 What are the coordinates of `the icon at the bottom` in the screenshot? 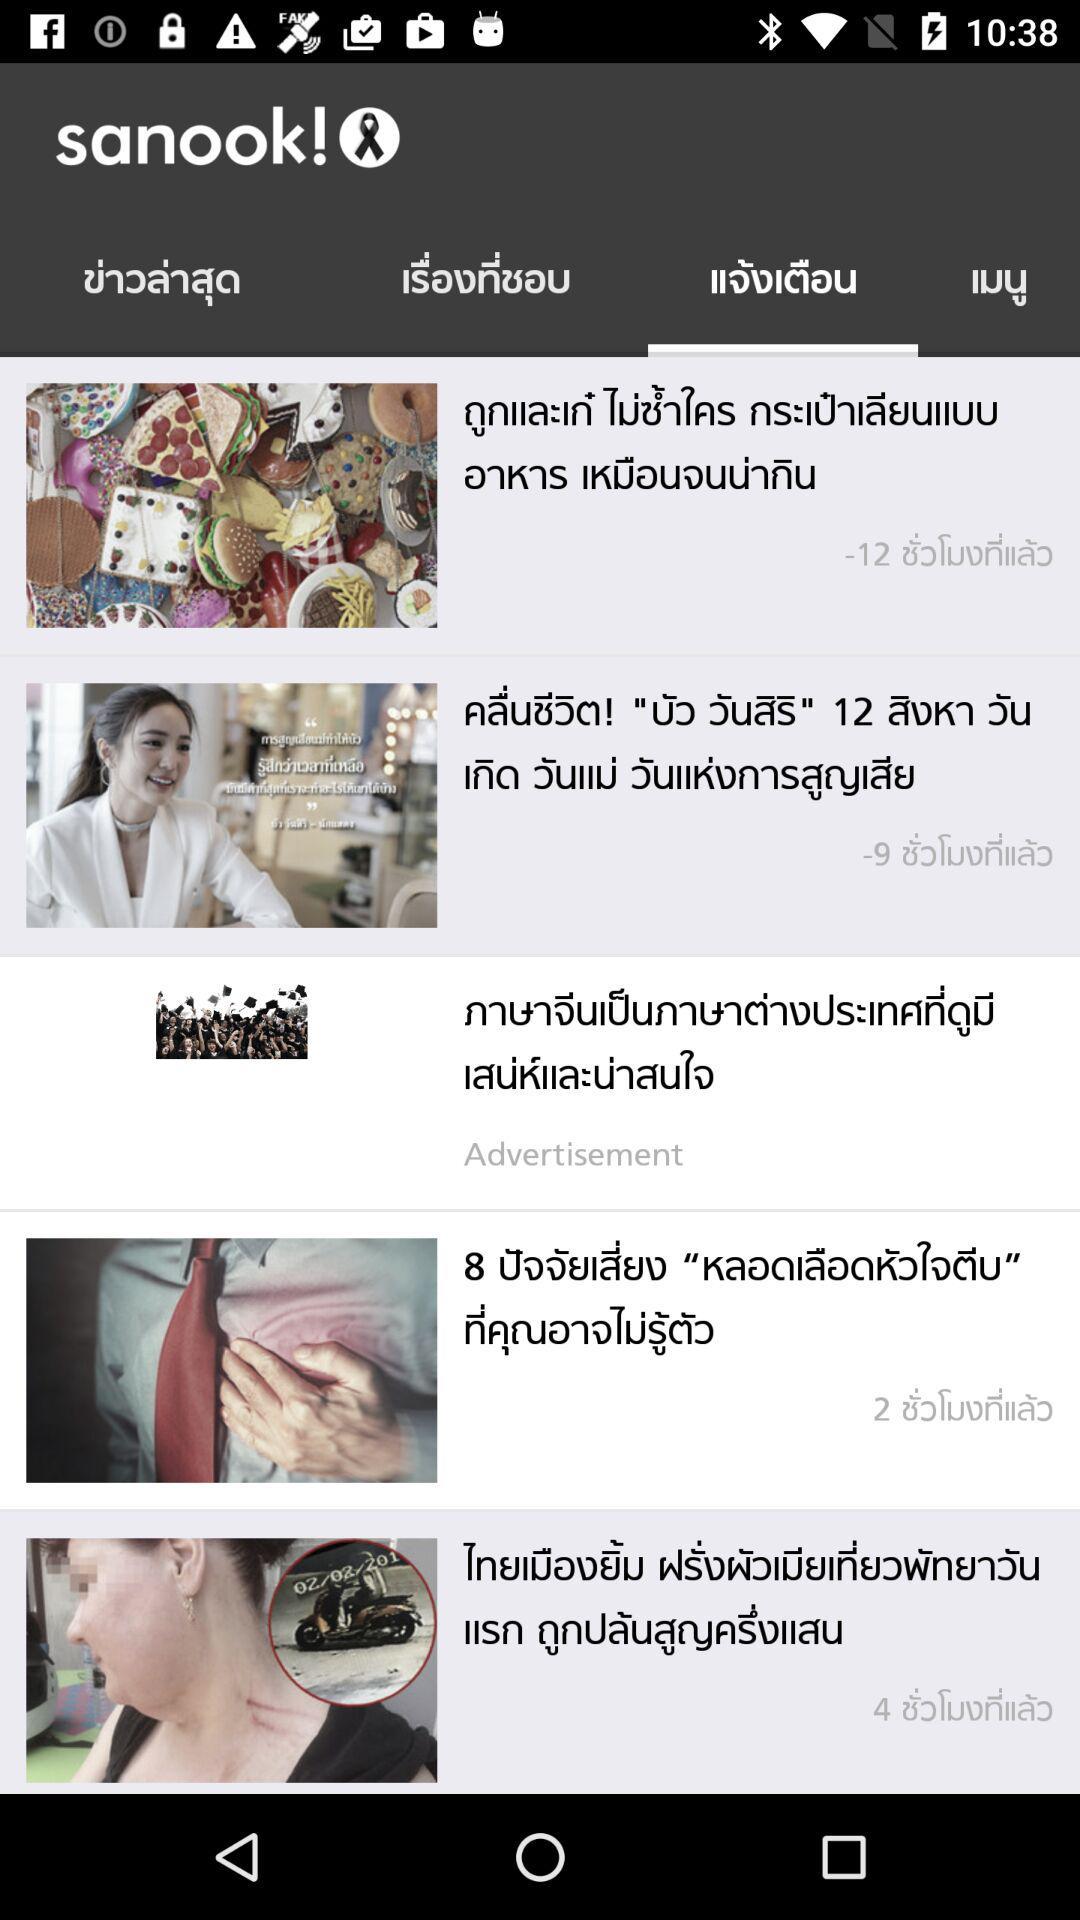 It's located at (540, 1510).